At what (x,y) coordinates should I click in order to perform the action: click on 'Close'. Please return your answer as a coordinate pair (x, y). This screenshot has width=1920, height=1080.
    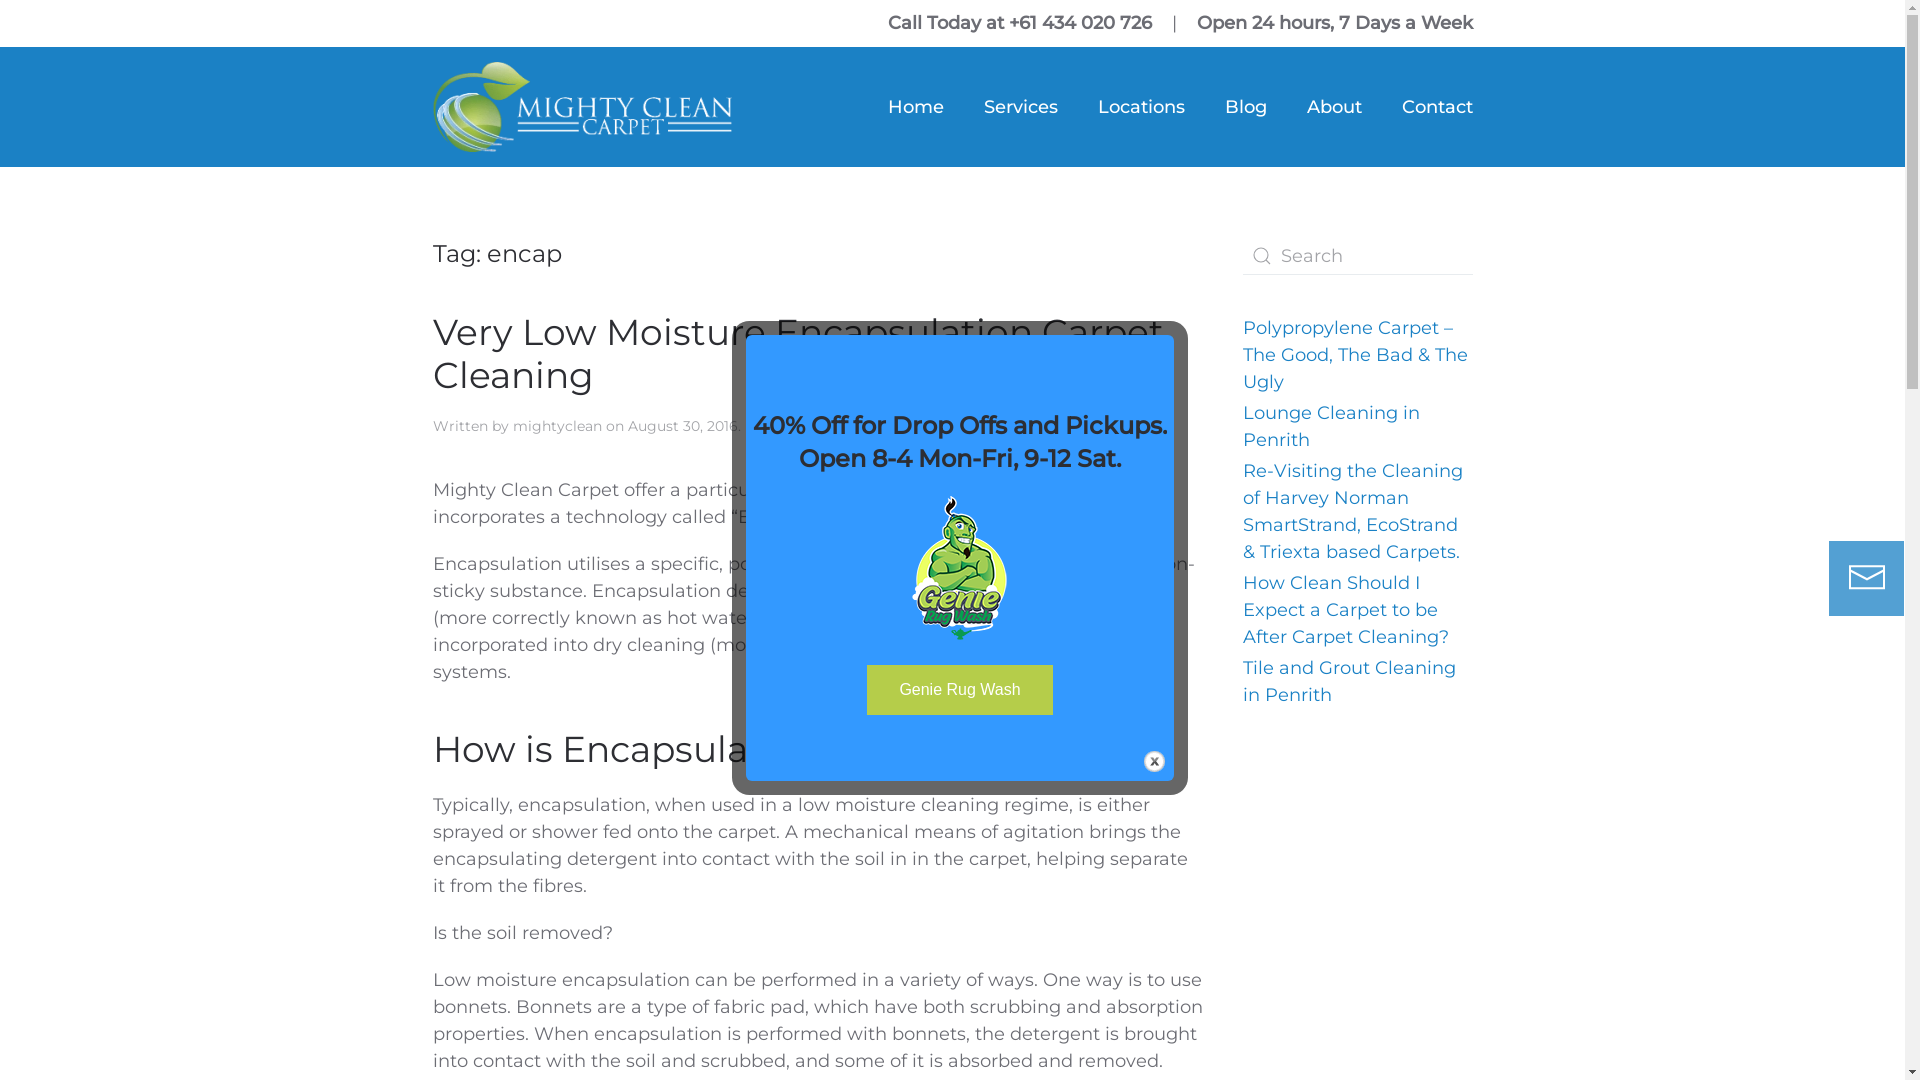
    Looking at the image, I should click on (1154, 761).